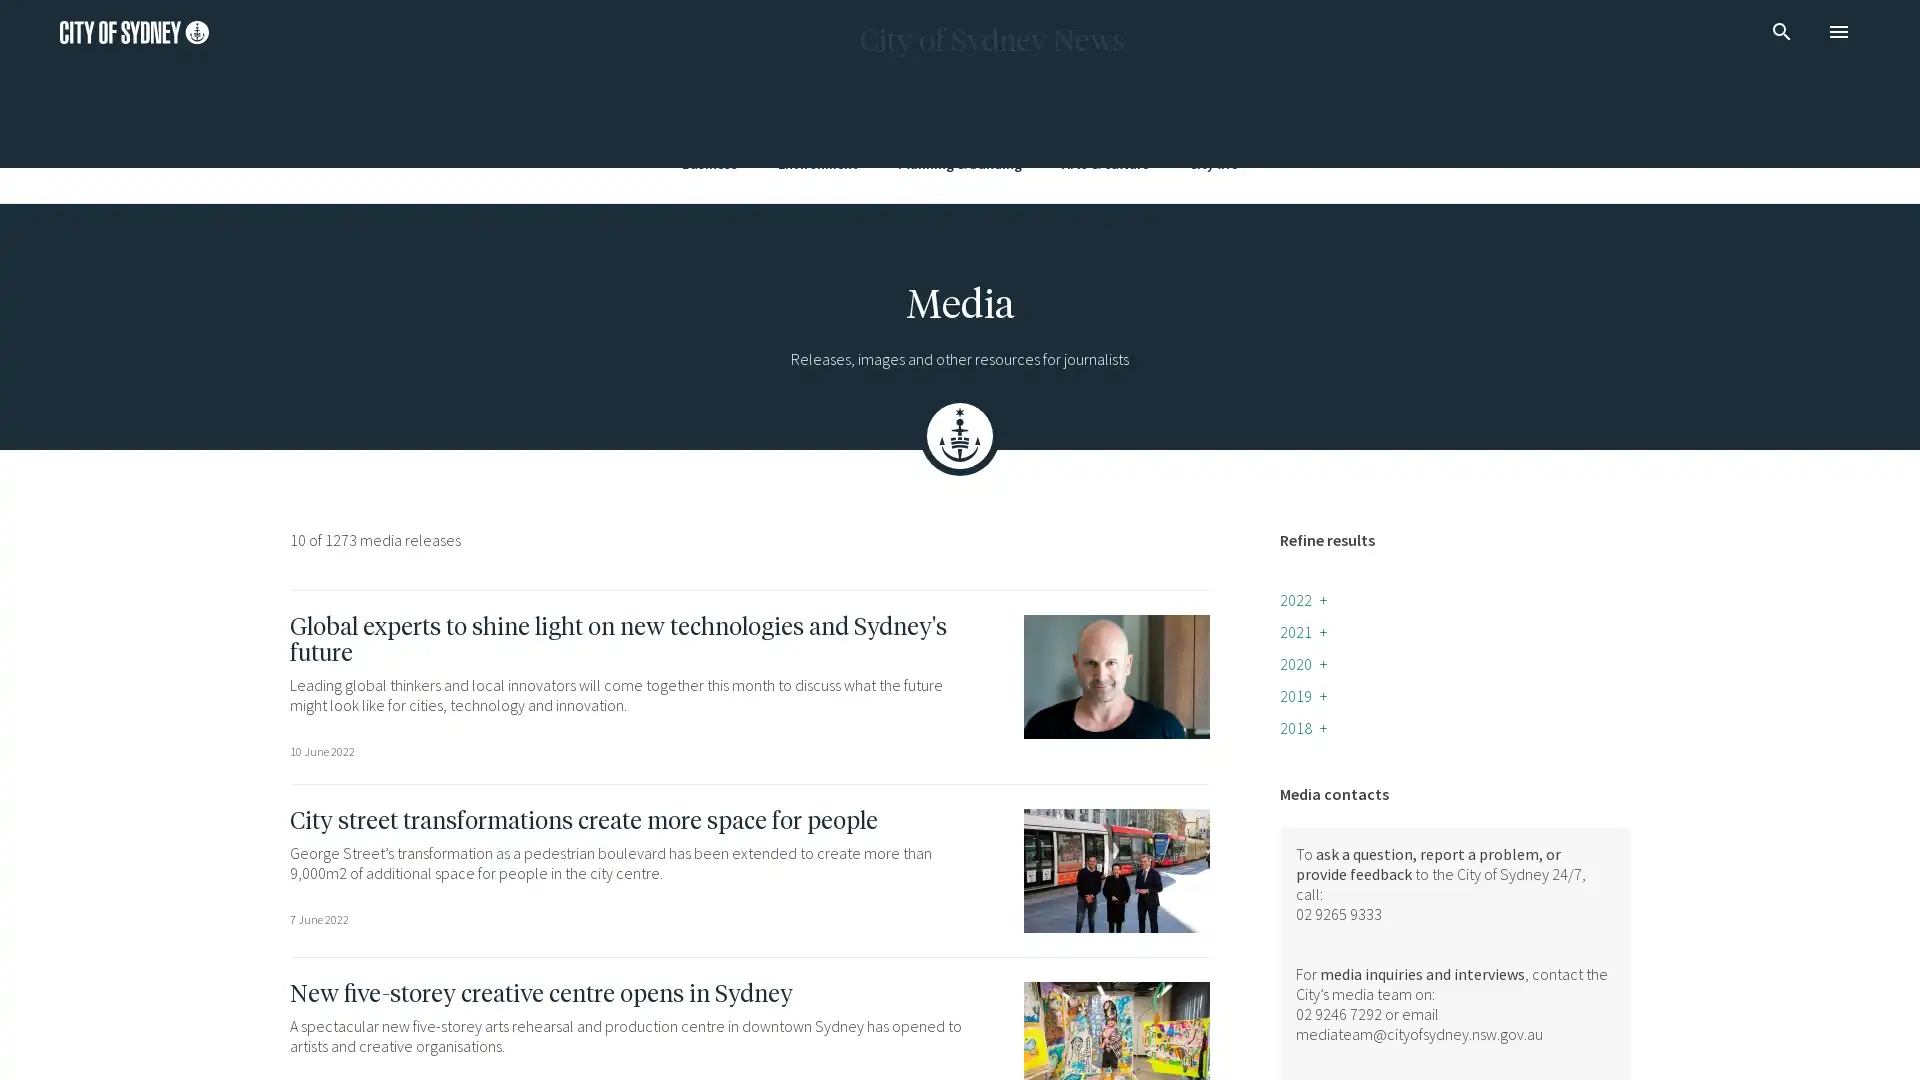 The width and height of the screenshot is (1920, 1080). Describe the element at coordinates (1303, 694) in the screenshot. I see `2019+` at that location.